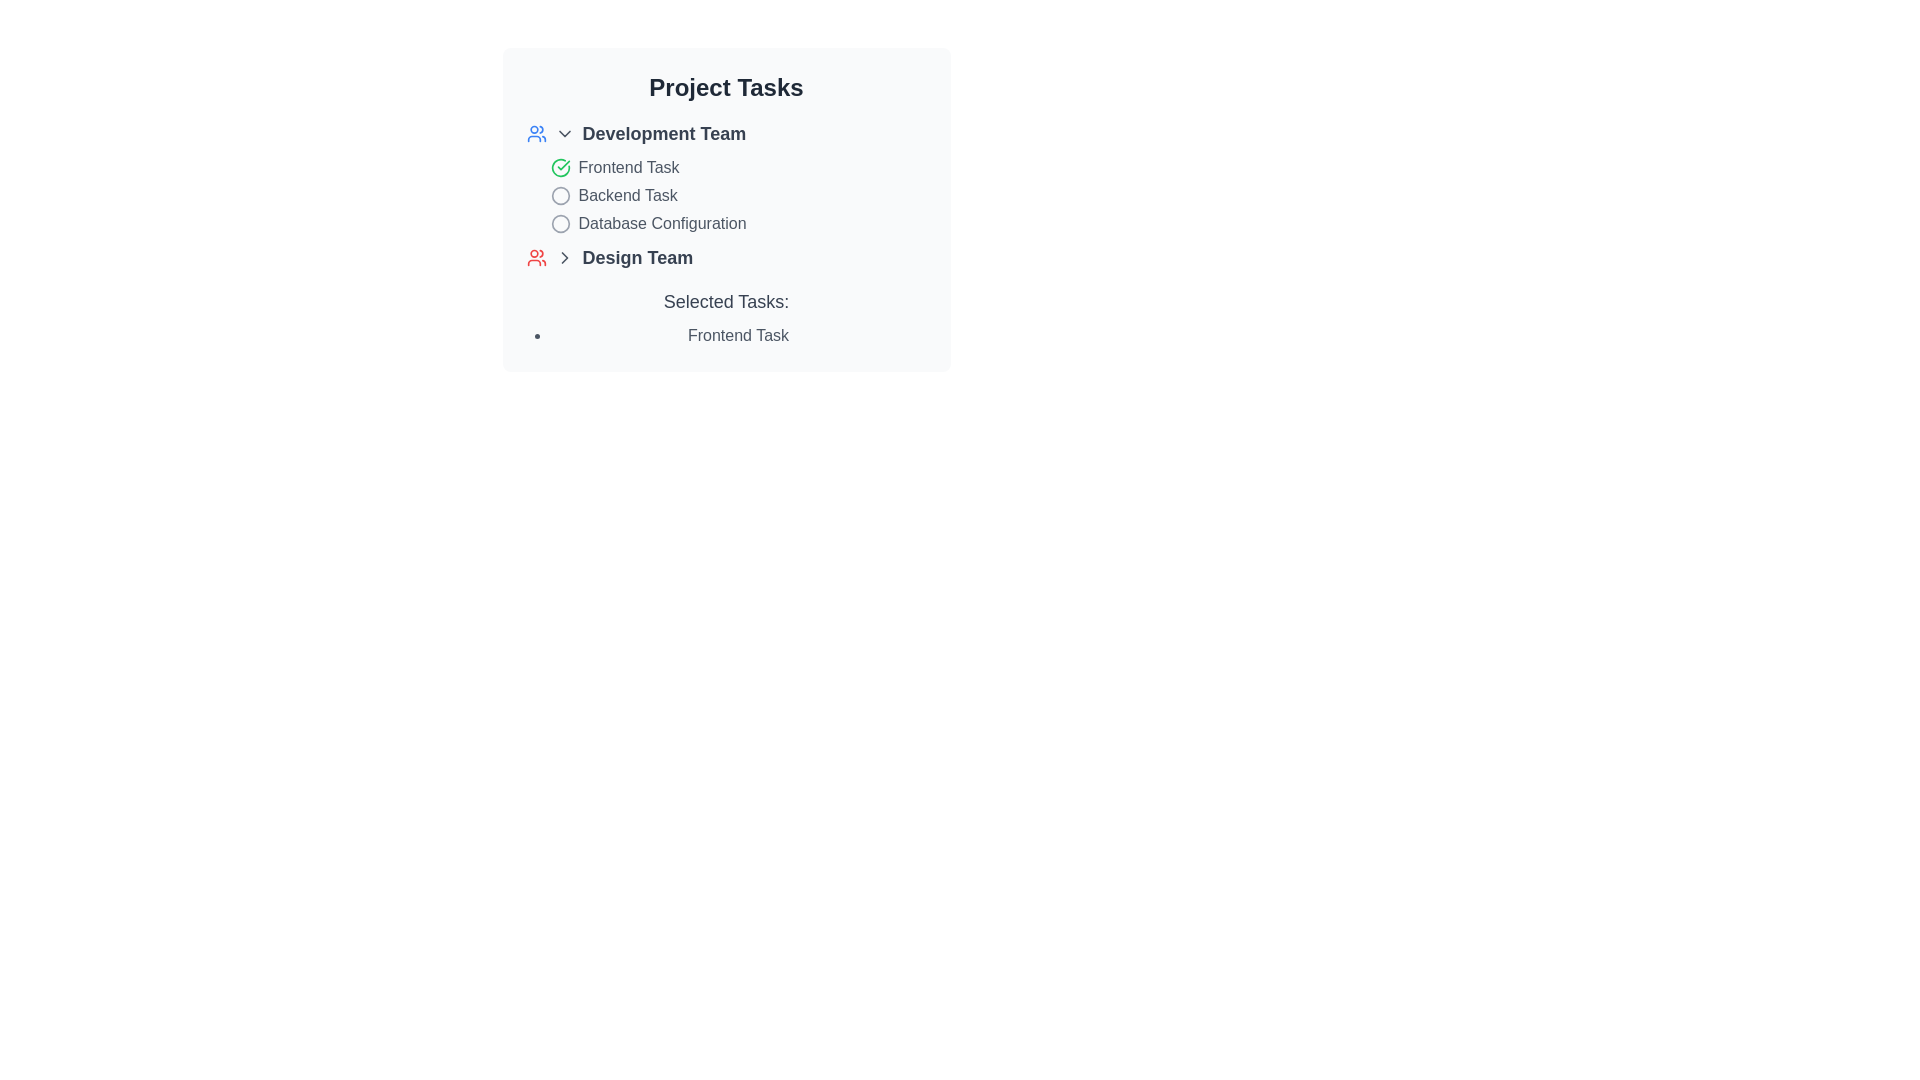 This screenshot has width=1920, height=1080. Describe the element at coordinates (560, 196) in the screenshot. I see `the unselected marker icon in the 'Development Team' section, positioned before the text label 'Backend Task'` at that location.